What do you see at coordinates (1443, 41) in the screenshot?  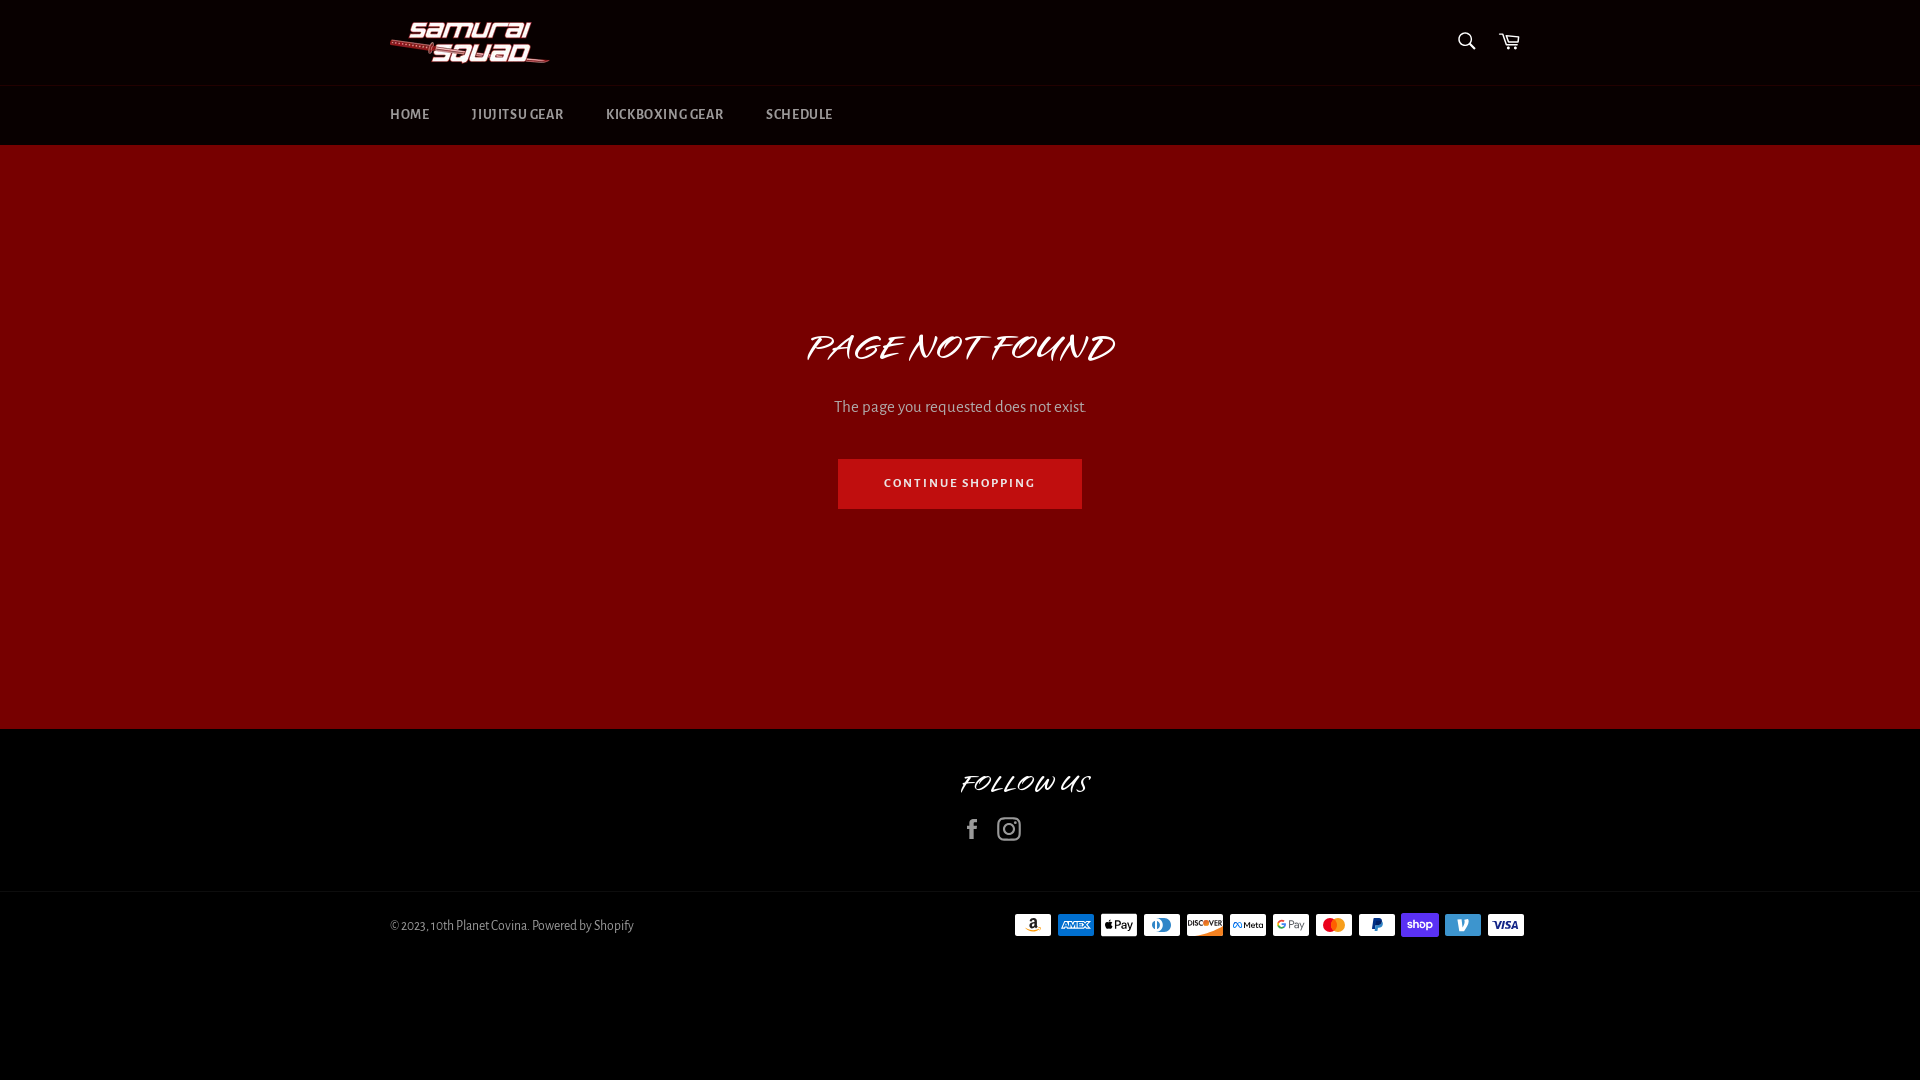 I see `'Search'` at bounding box center [1443, 41].